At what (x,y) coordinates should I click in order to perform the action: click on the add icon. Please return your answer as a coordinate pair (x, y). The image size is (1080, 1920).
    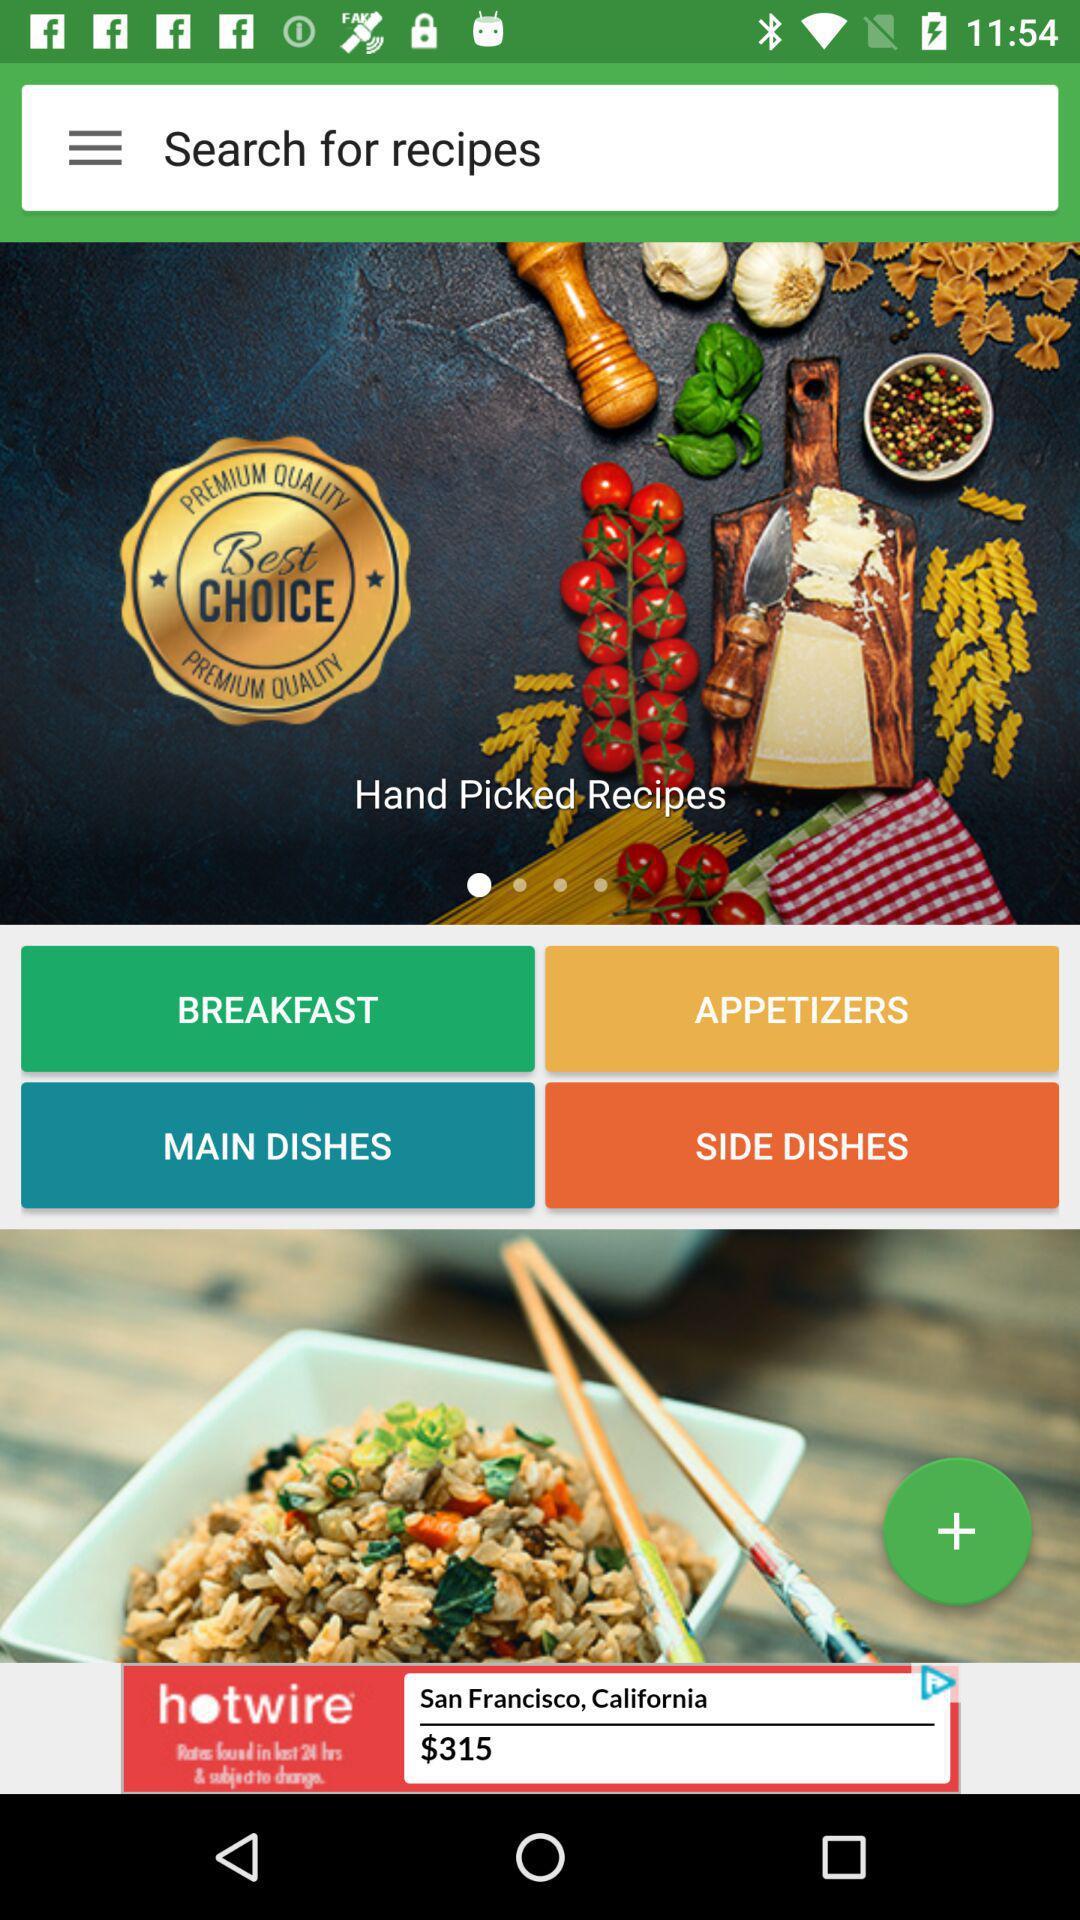
    Looking at the image, I should click on (955, 1538).